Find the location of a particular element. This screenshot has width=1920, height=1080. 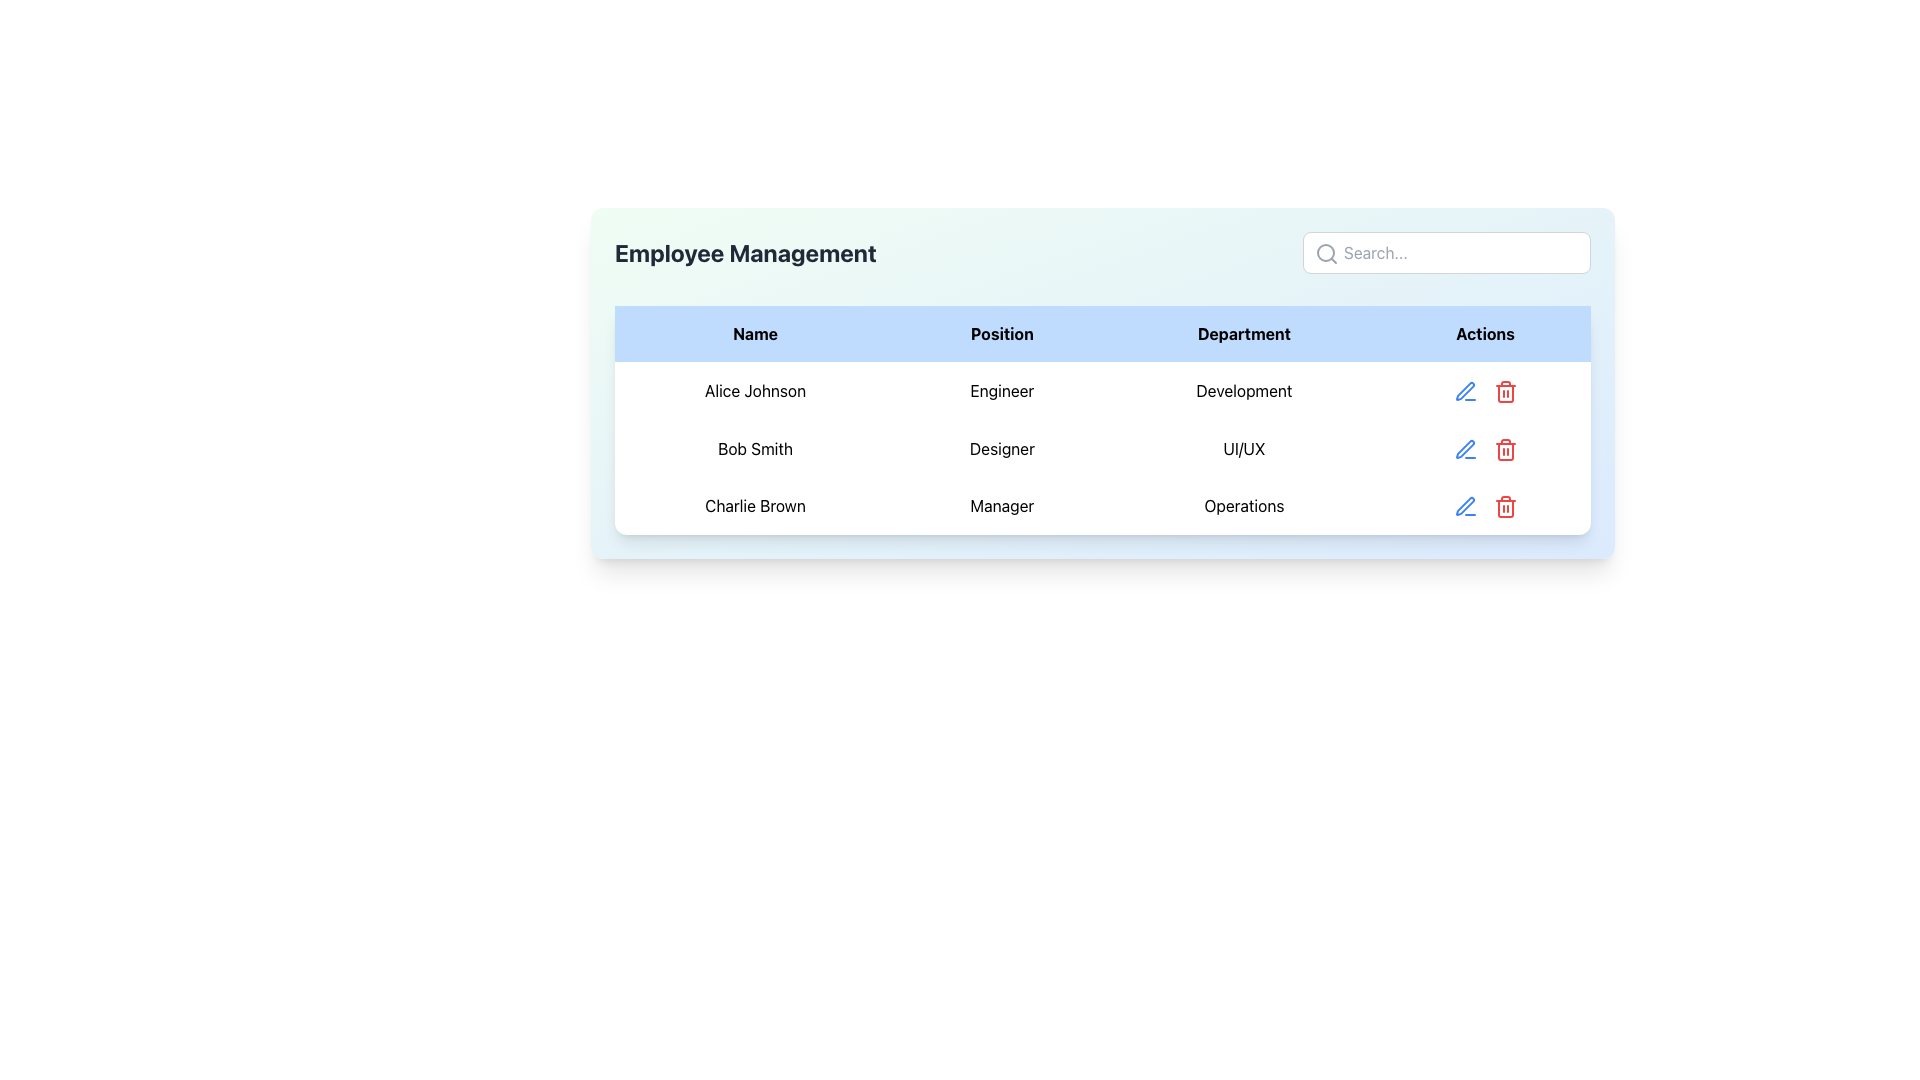

the static text label displaying 'Charlie Brown' in the 'Employee Management' table, located in the third row under the 'Name' column is located at coordinates (754, 505).